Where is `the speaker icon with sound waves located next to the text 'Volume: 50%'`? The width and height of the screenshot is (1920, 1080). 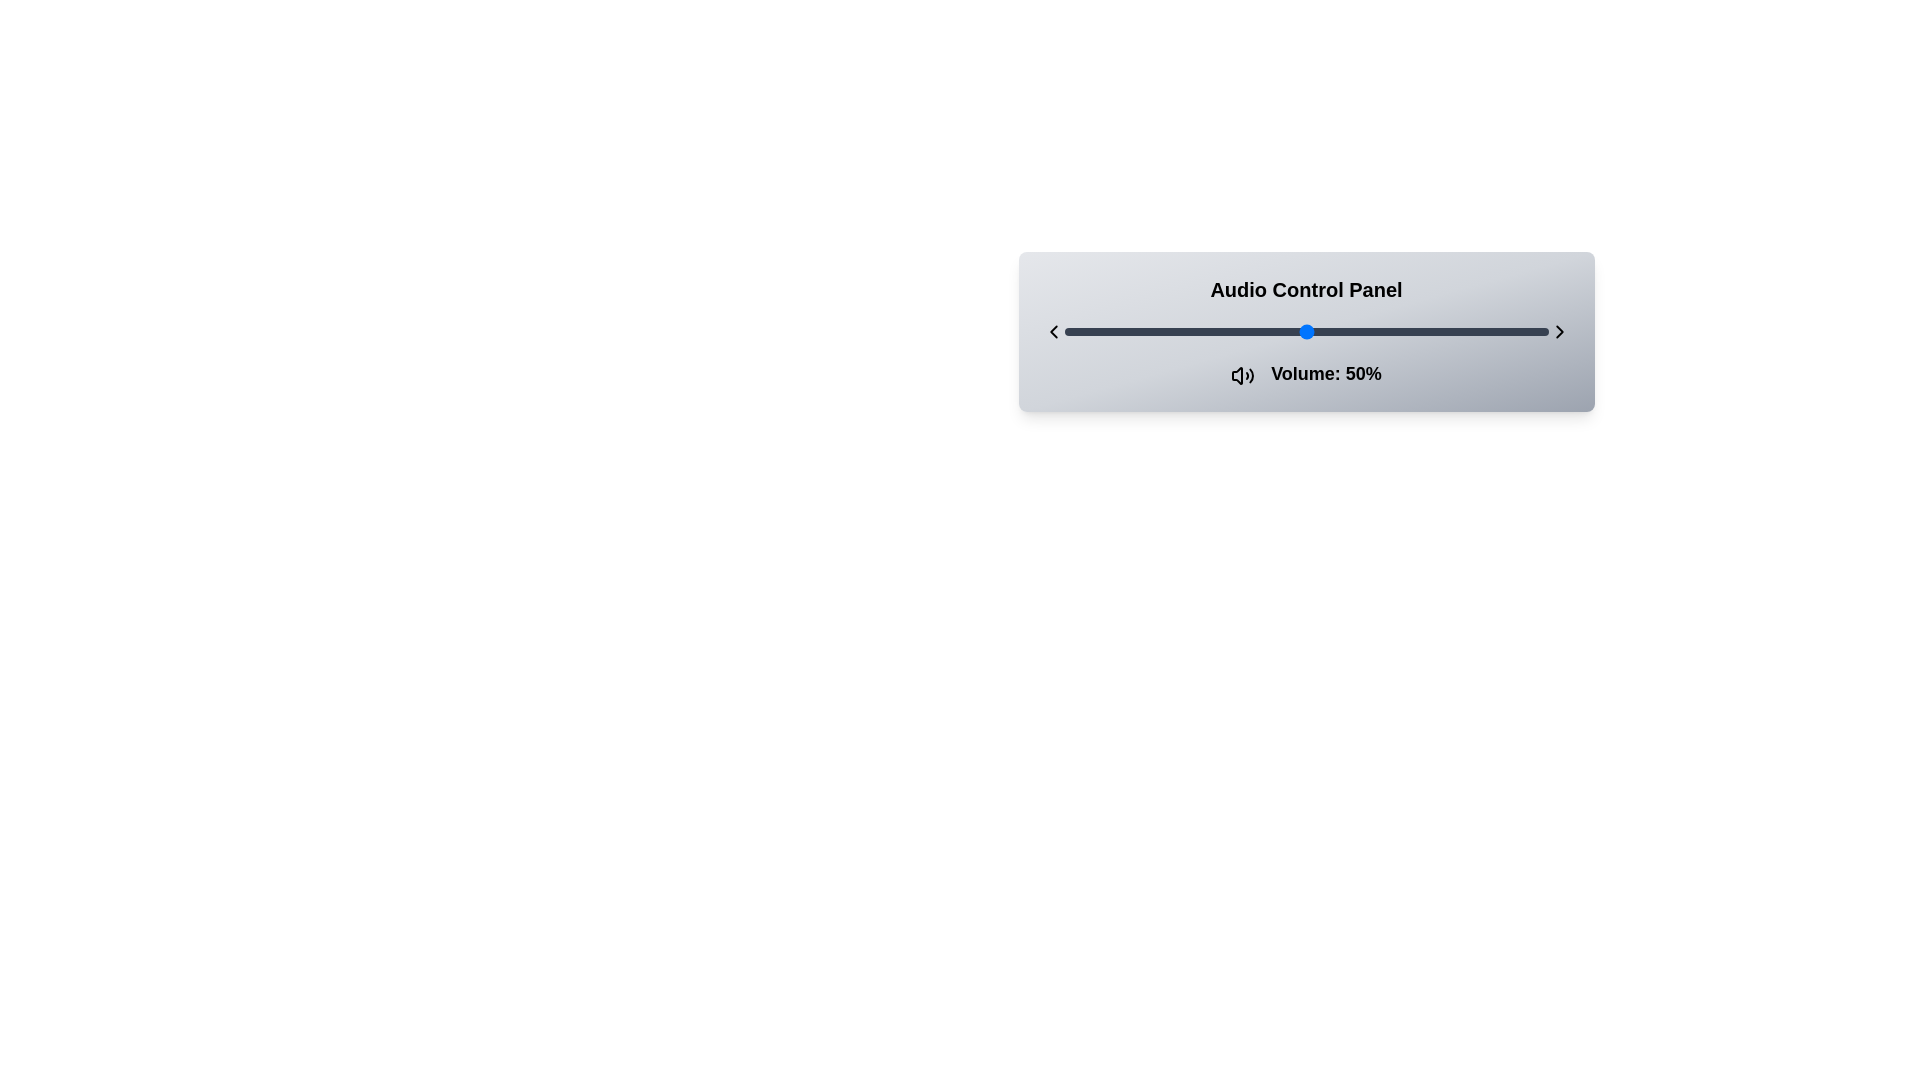
the speaker icon with sound waves located next to the text 'Volume: 50%' is located at coordinates (1236, 375).